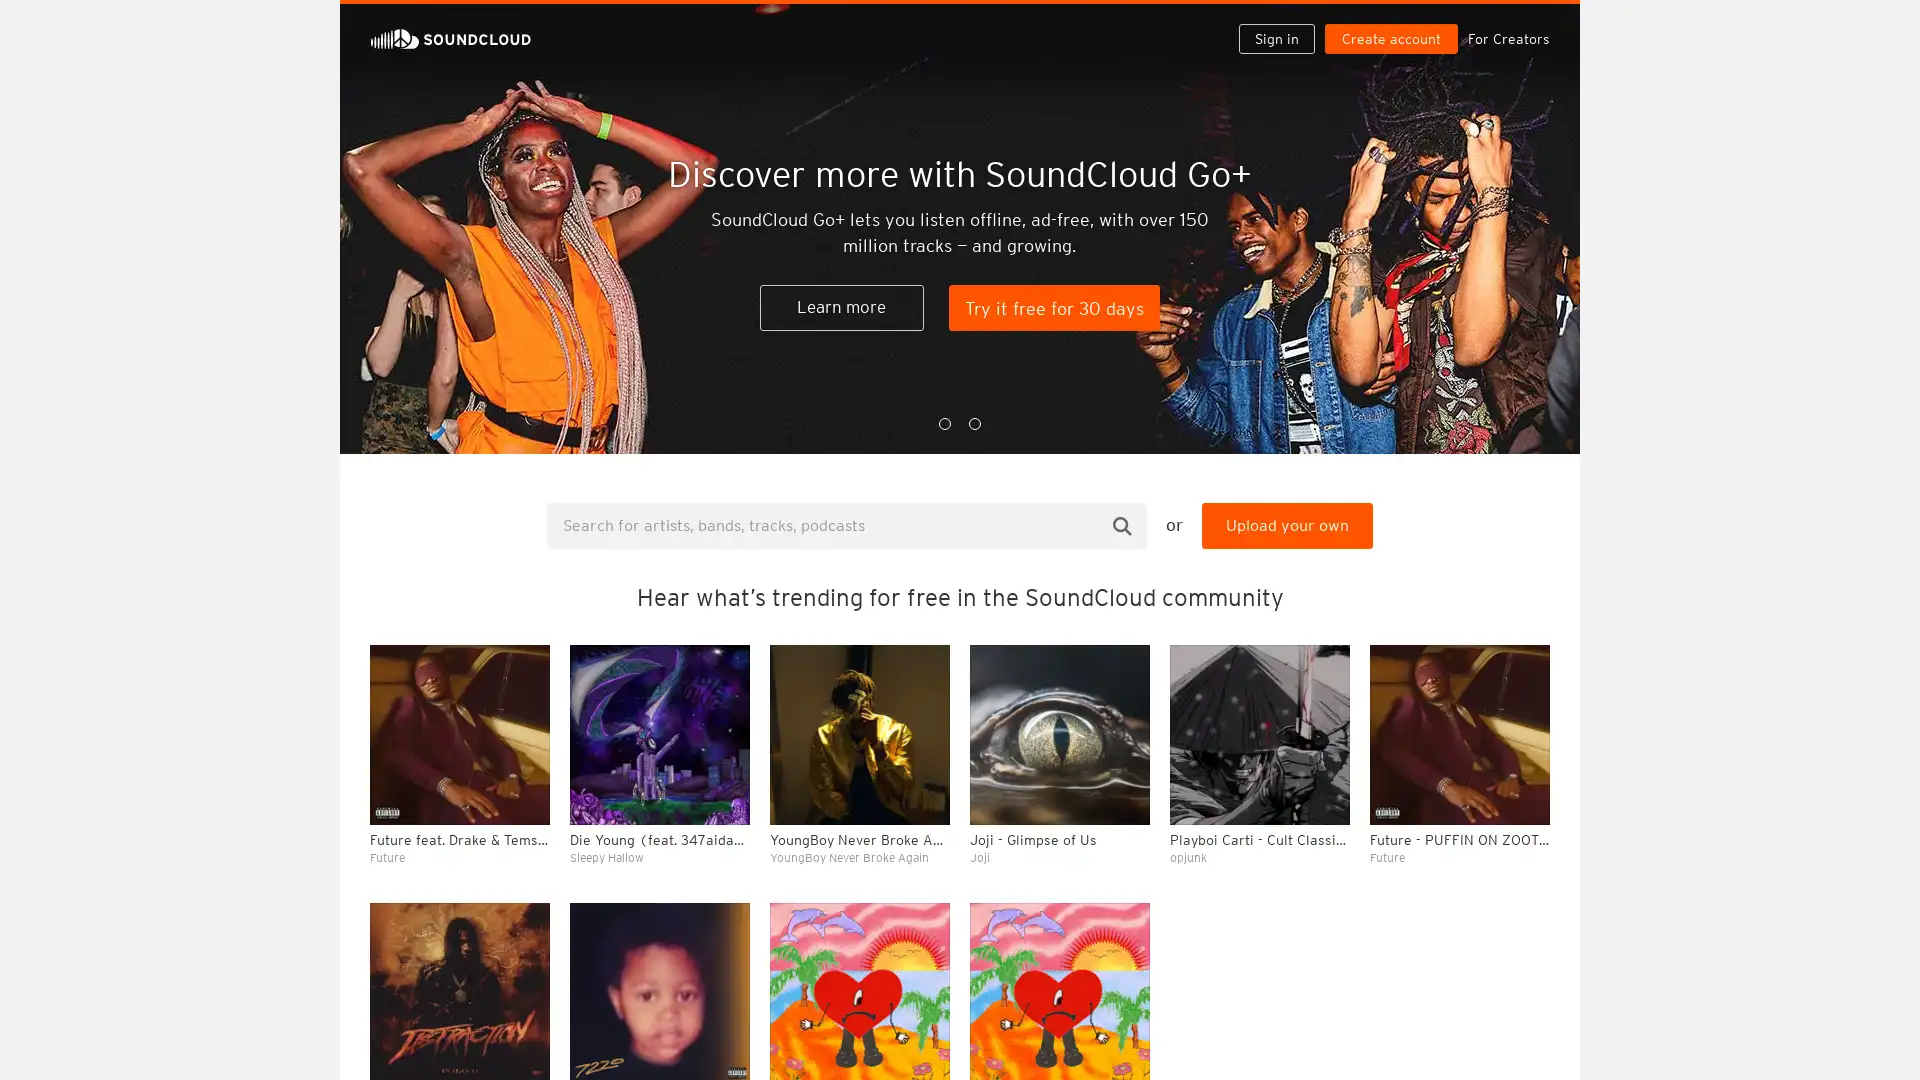 This screenshot has height=1080, width=1920. What do you see at coordinates (1482, 546) in the screenshot?
I see `Clear` at bounding box center [1482, 546].